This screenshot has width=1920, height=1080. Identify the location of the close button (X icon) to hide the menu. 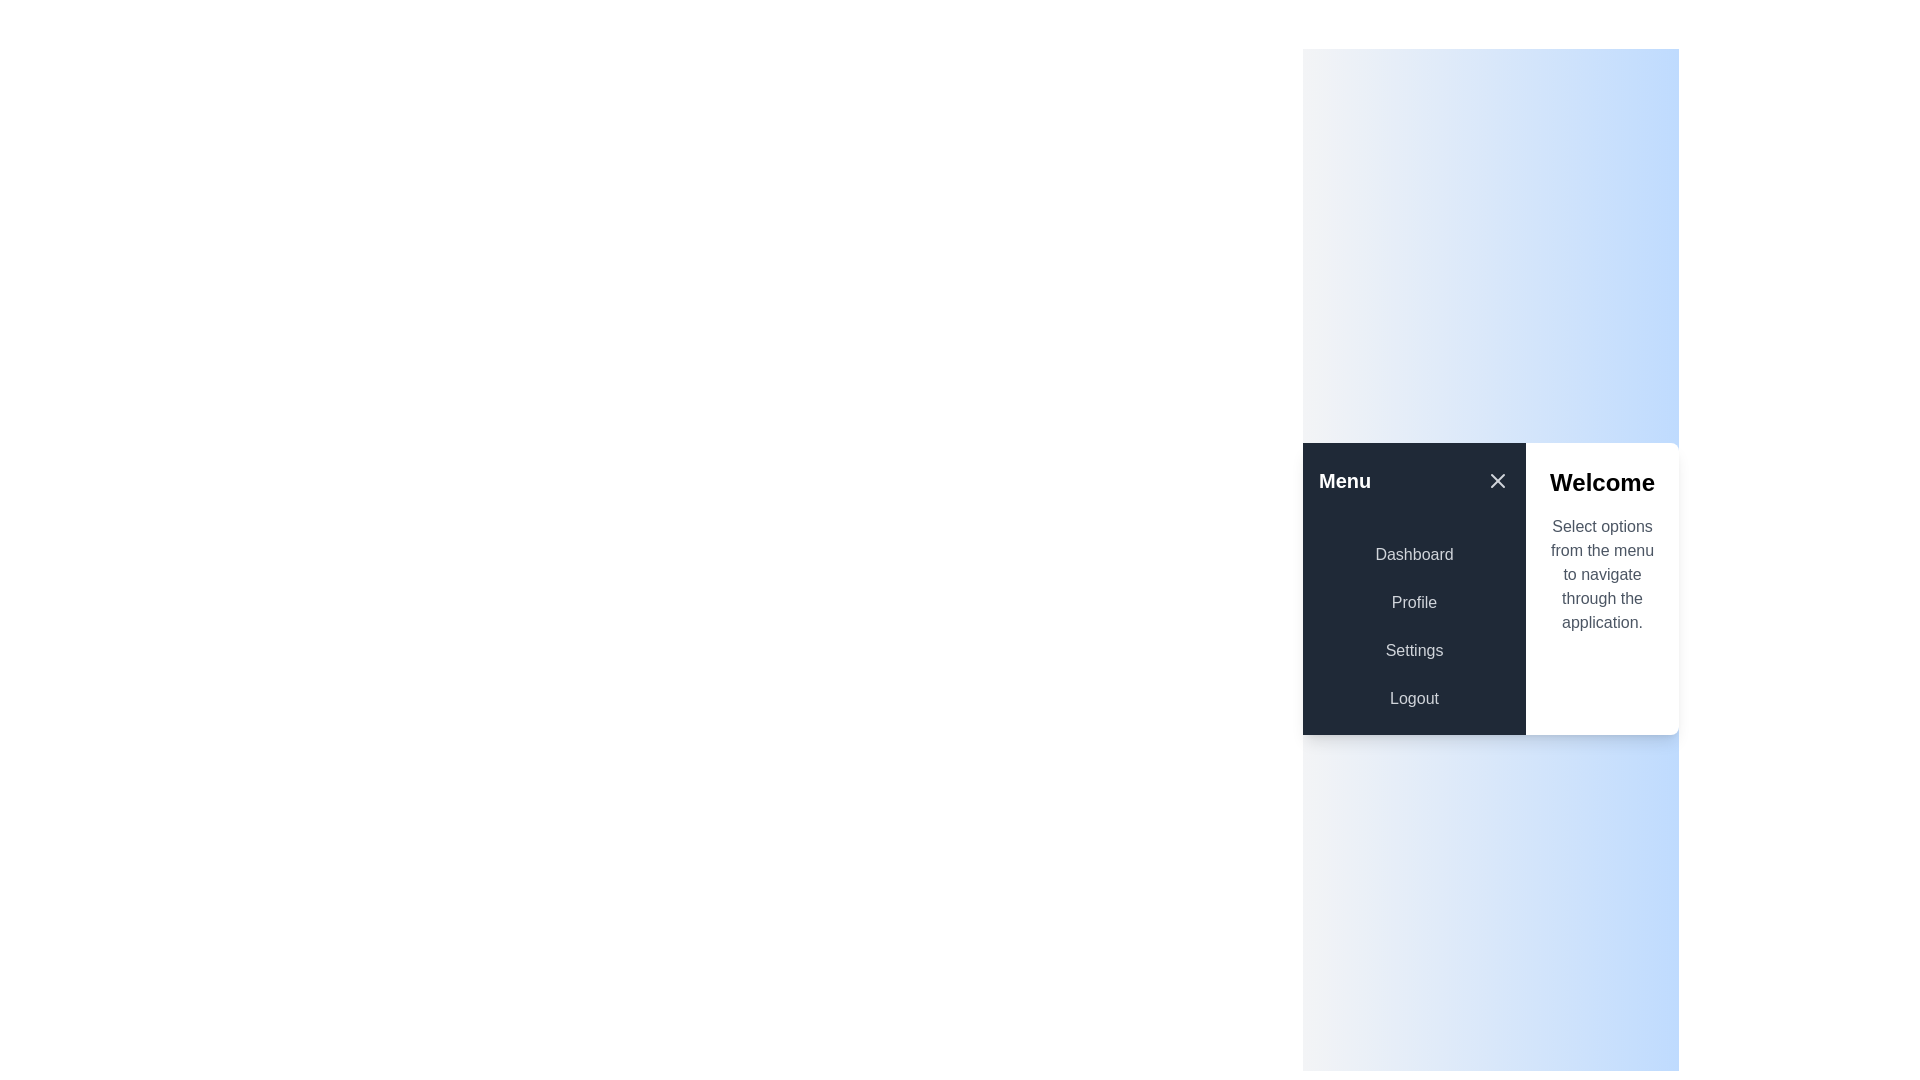
(1497, 481).